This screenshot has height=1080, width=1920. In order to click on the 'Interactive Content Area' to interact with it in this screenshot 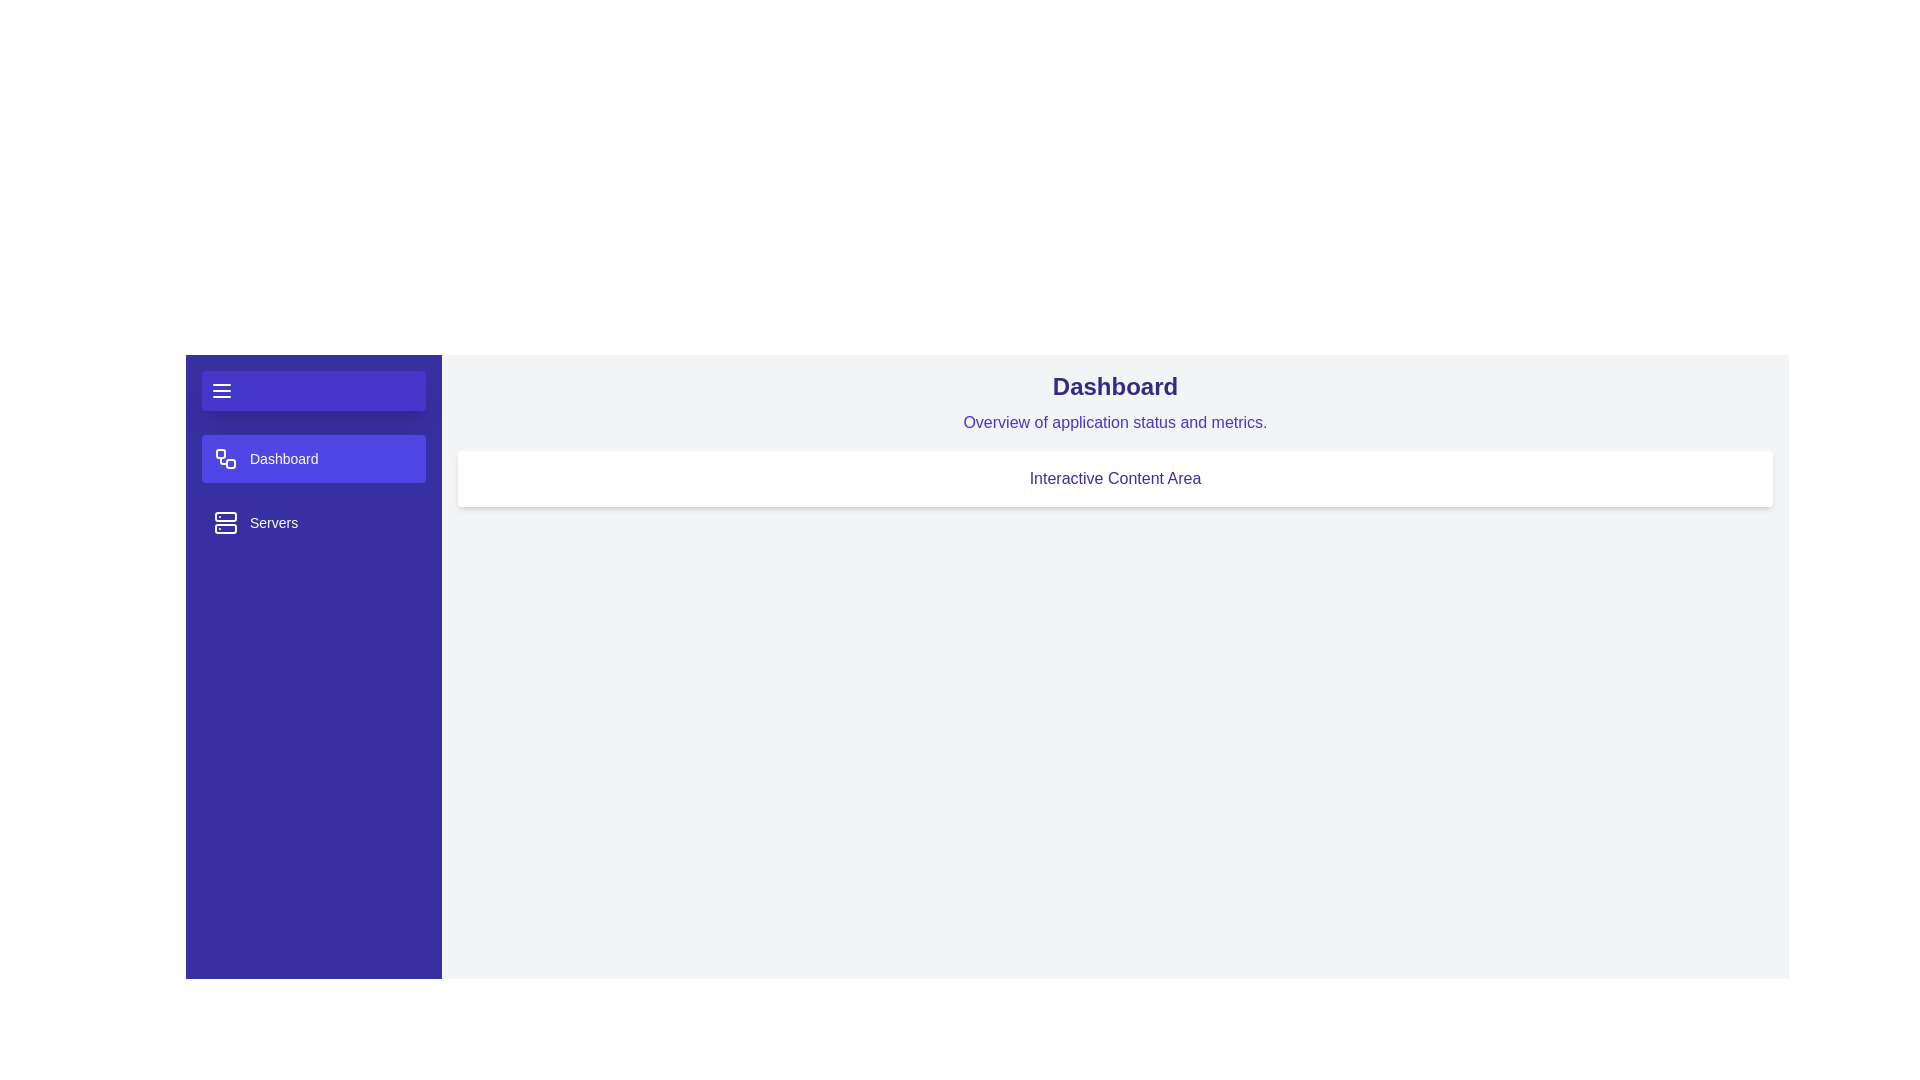, I will do `click(1113, 478)`.